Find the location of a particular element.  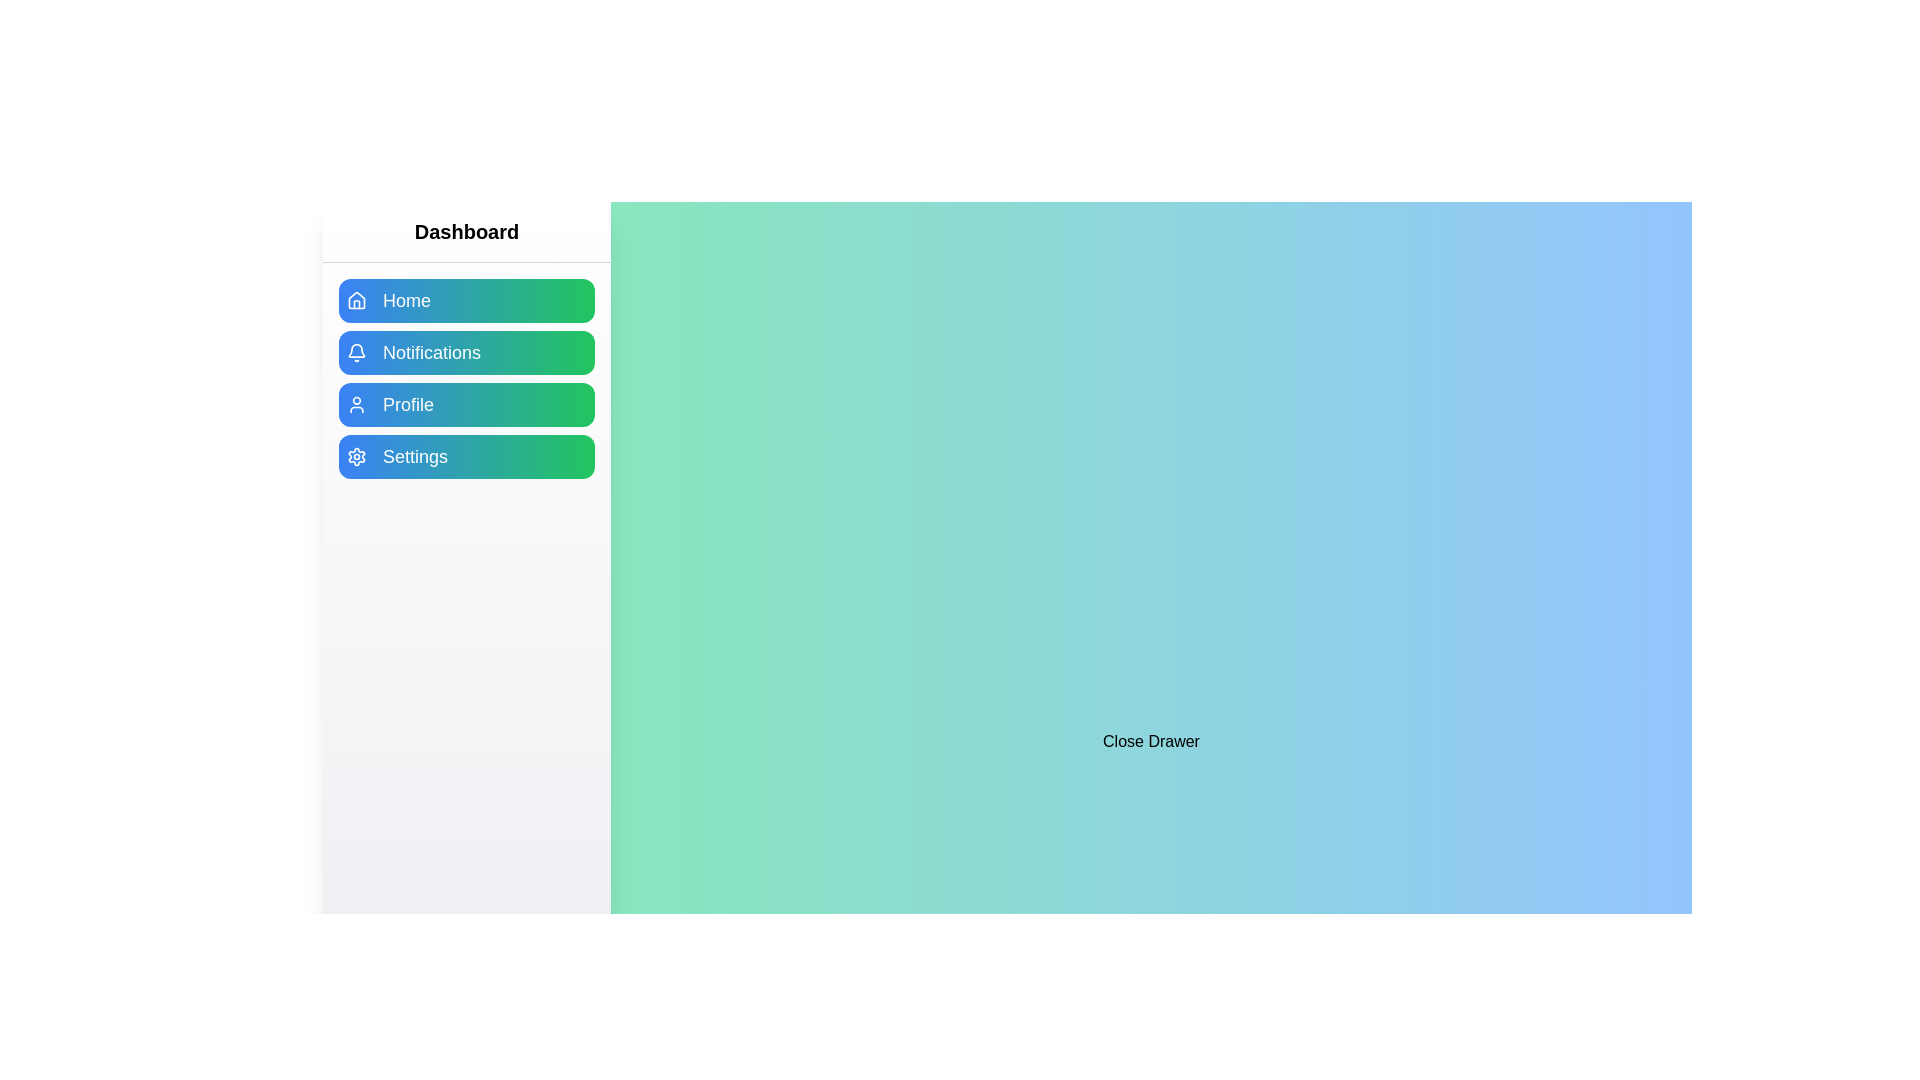

the 'Dashboard' label to examine its content is located at coordinates (465, 231).